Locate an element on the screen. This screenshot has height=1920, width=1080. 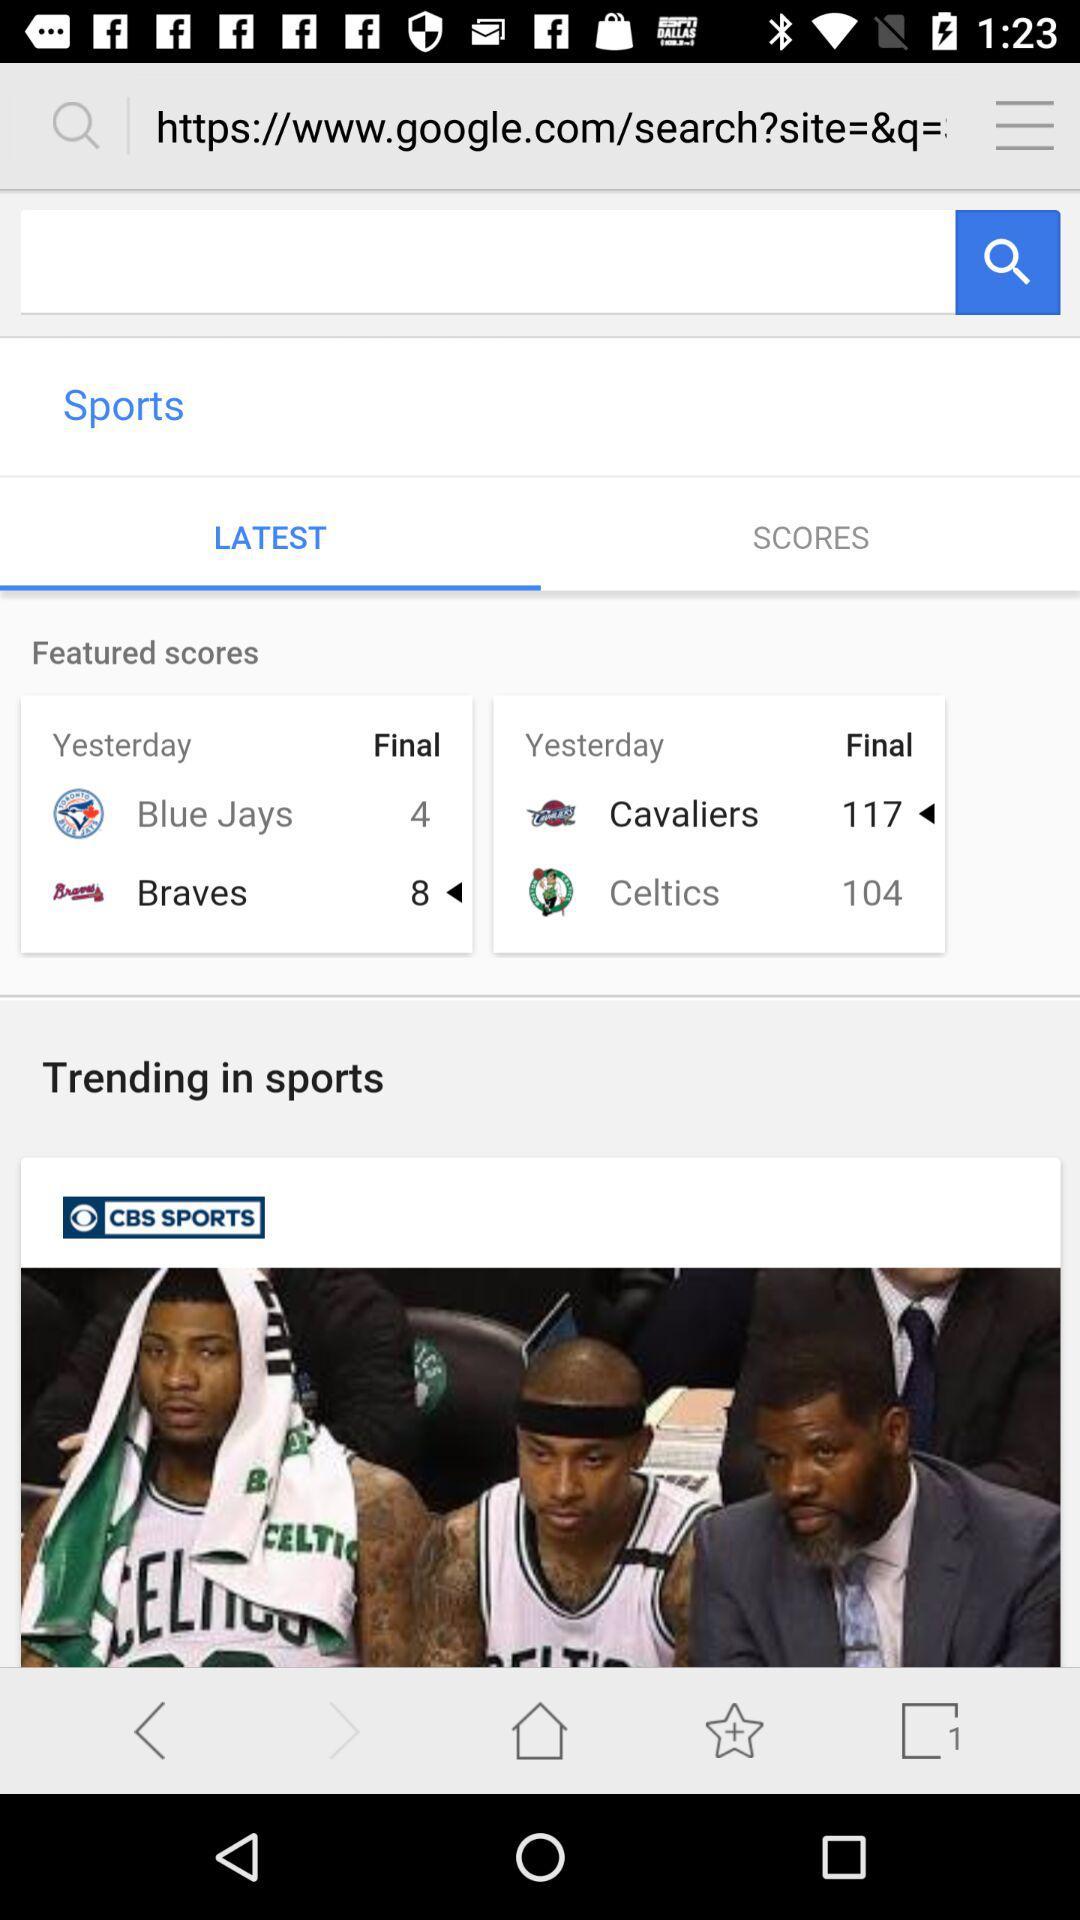
display screen is located at coordinates (540, 927).